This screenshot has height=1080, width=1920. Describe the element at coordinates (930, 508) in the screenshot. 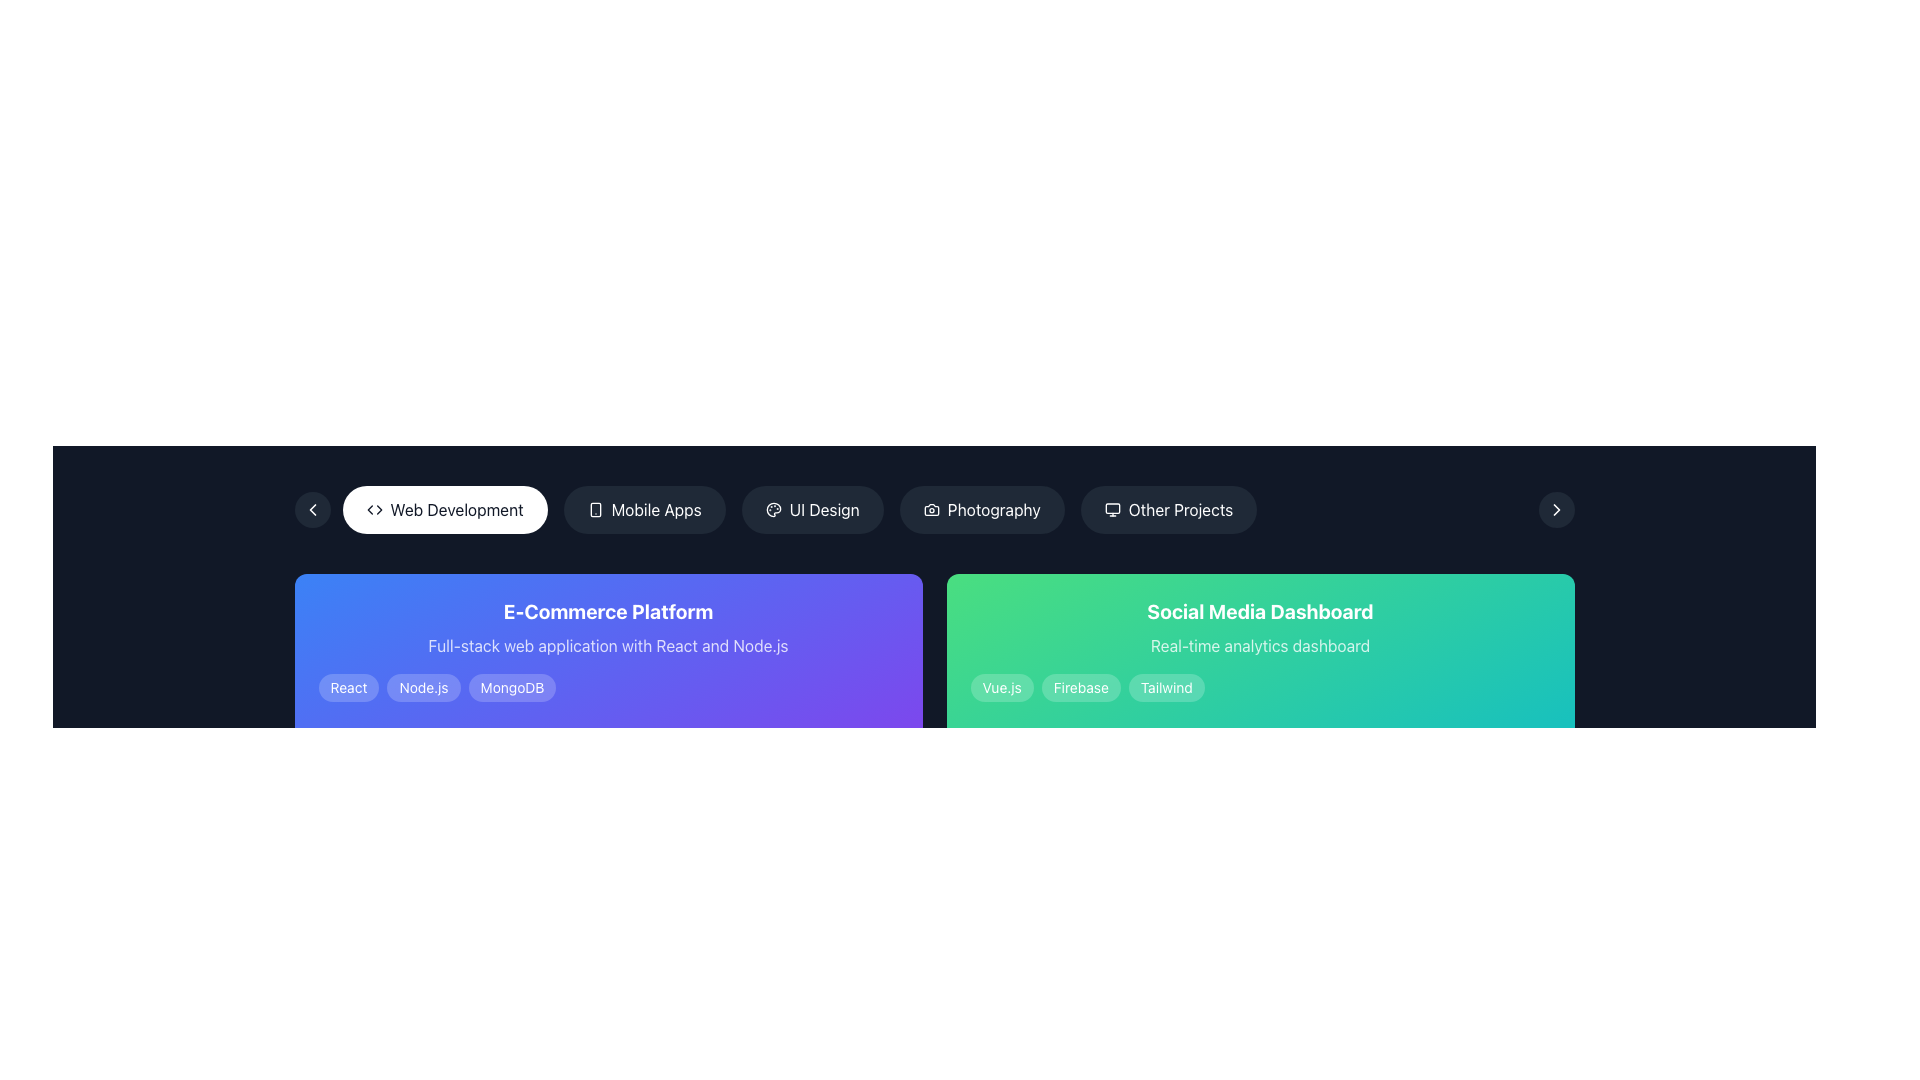

I see `the camera icon located in the navigation section at the top of the interface, which is associated with photography functionalities` at that location.